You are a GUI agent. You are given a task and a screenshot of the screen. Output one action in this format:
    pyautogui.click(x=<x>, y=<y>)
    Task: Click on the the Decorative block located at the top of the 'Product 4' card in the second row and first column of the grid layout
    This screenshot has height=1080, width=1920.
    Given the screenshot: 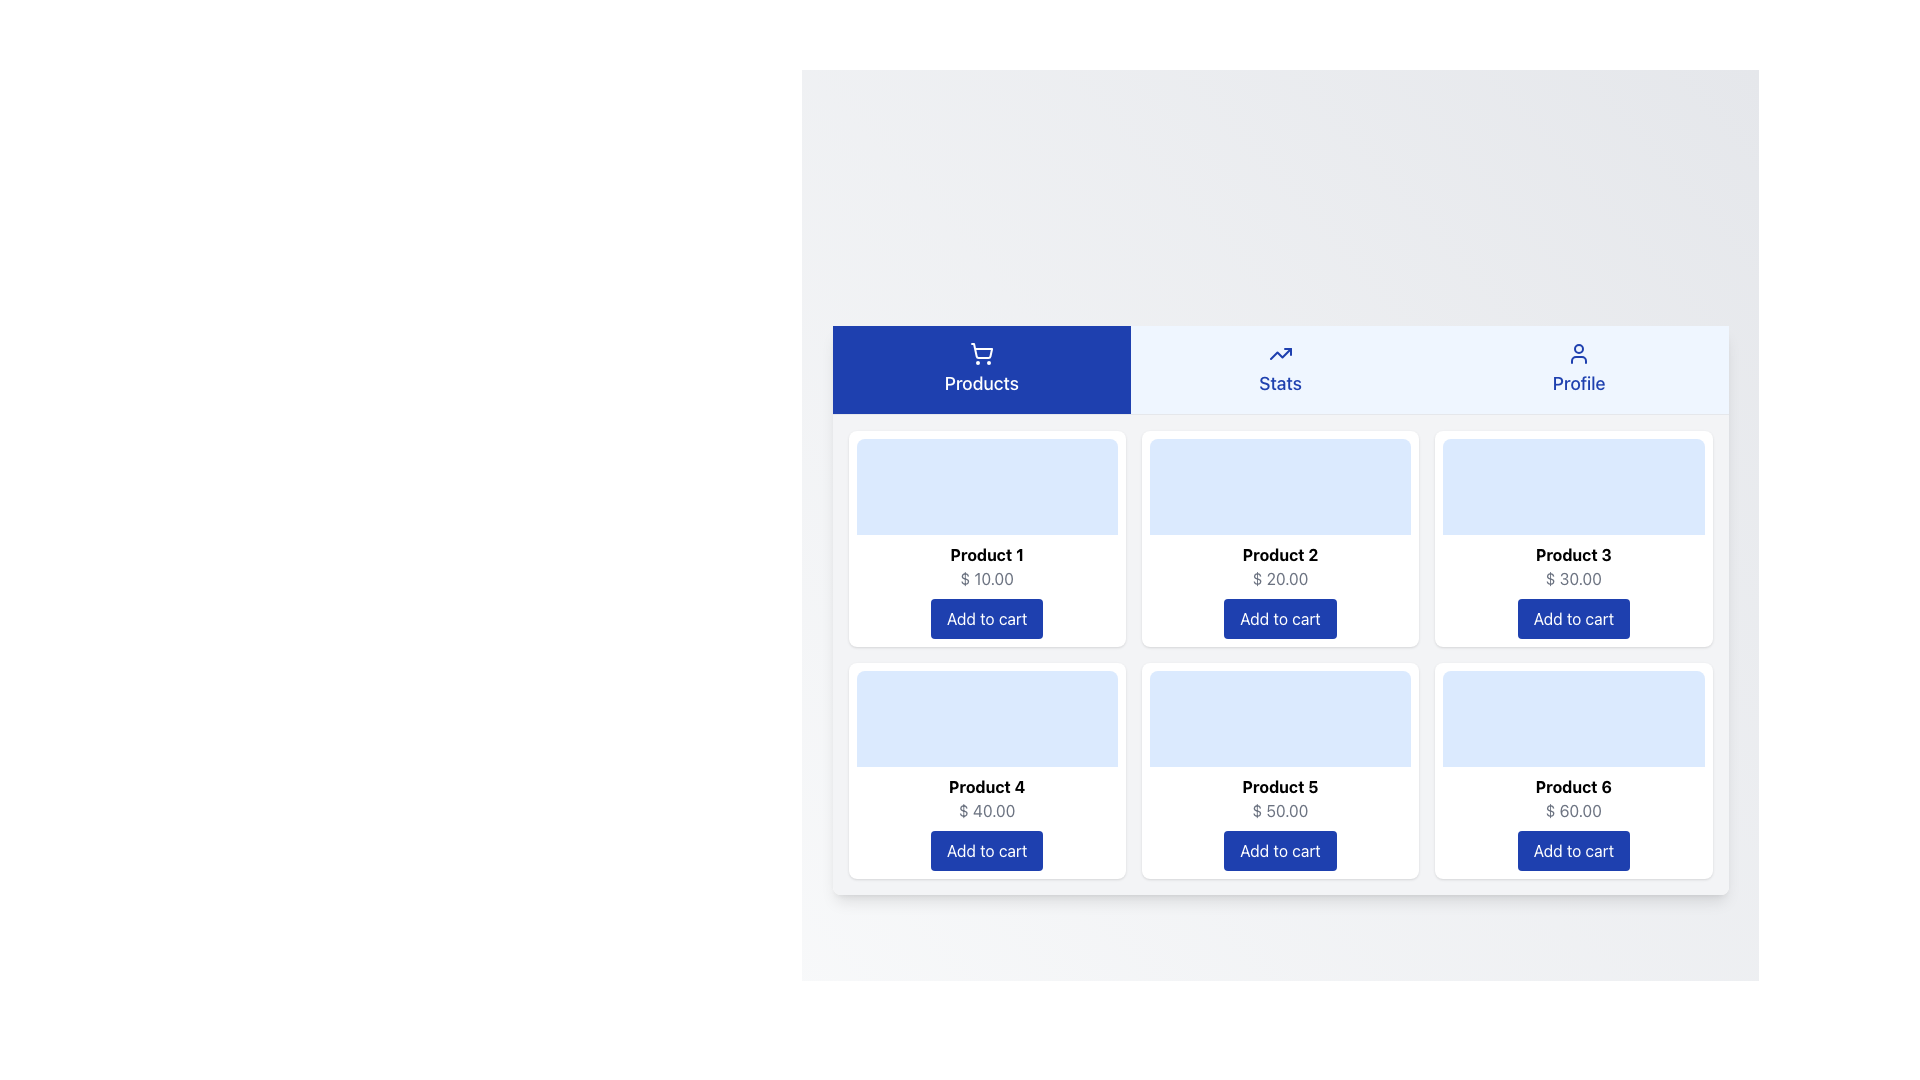 What is the action you would take?
    pyautogui.click(x=987, y=717)
    